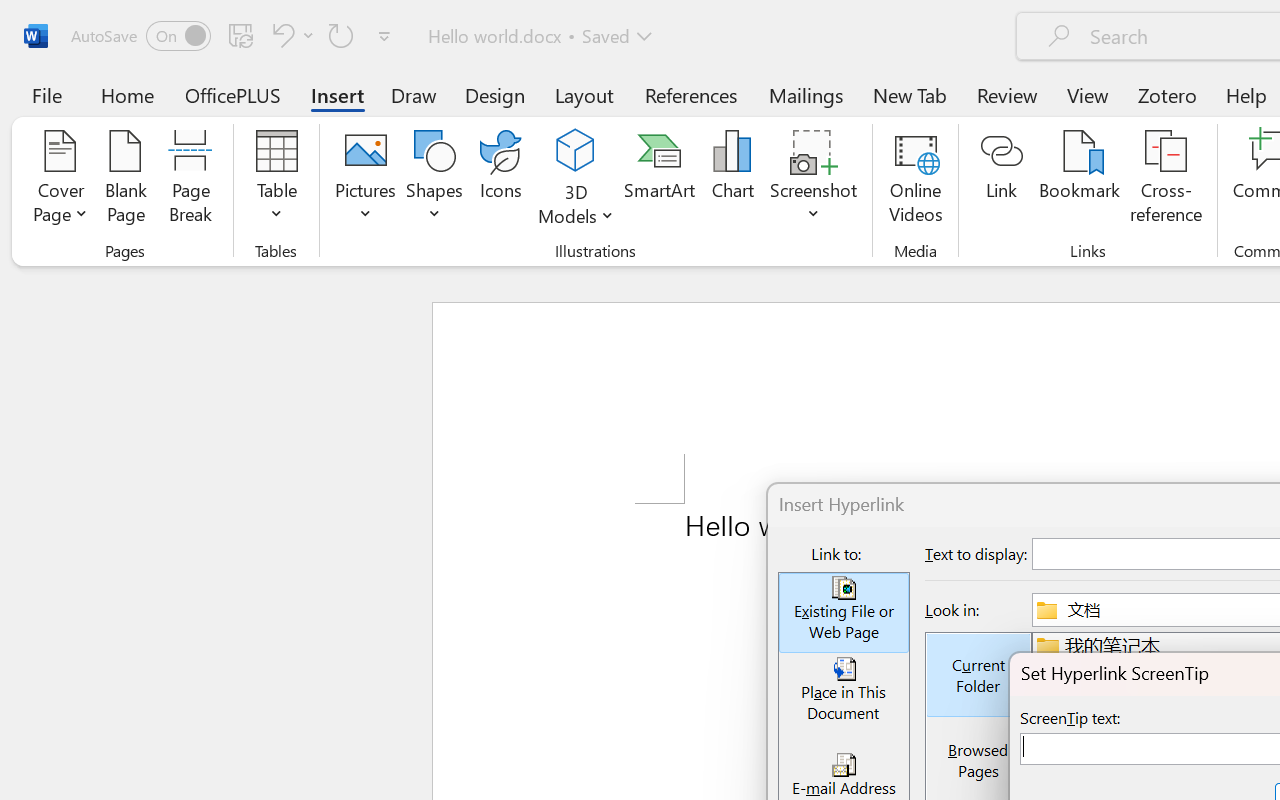  Describe the element at coordinates (125, 179) in the screenshot. I see `'Blank Page'` at that location.